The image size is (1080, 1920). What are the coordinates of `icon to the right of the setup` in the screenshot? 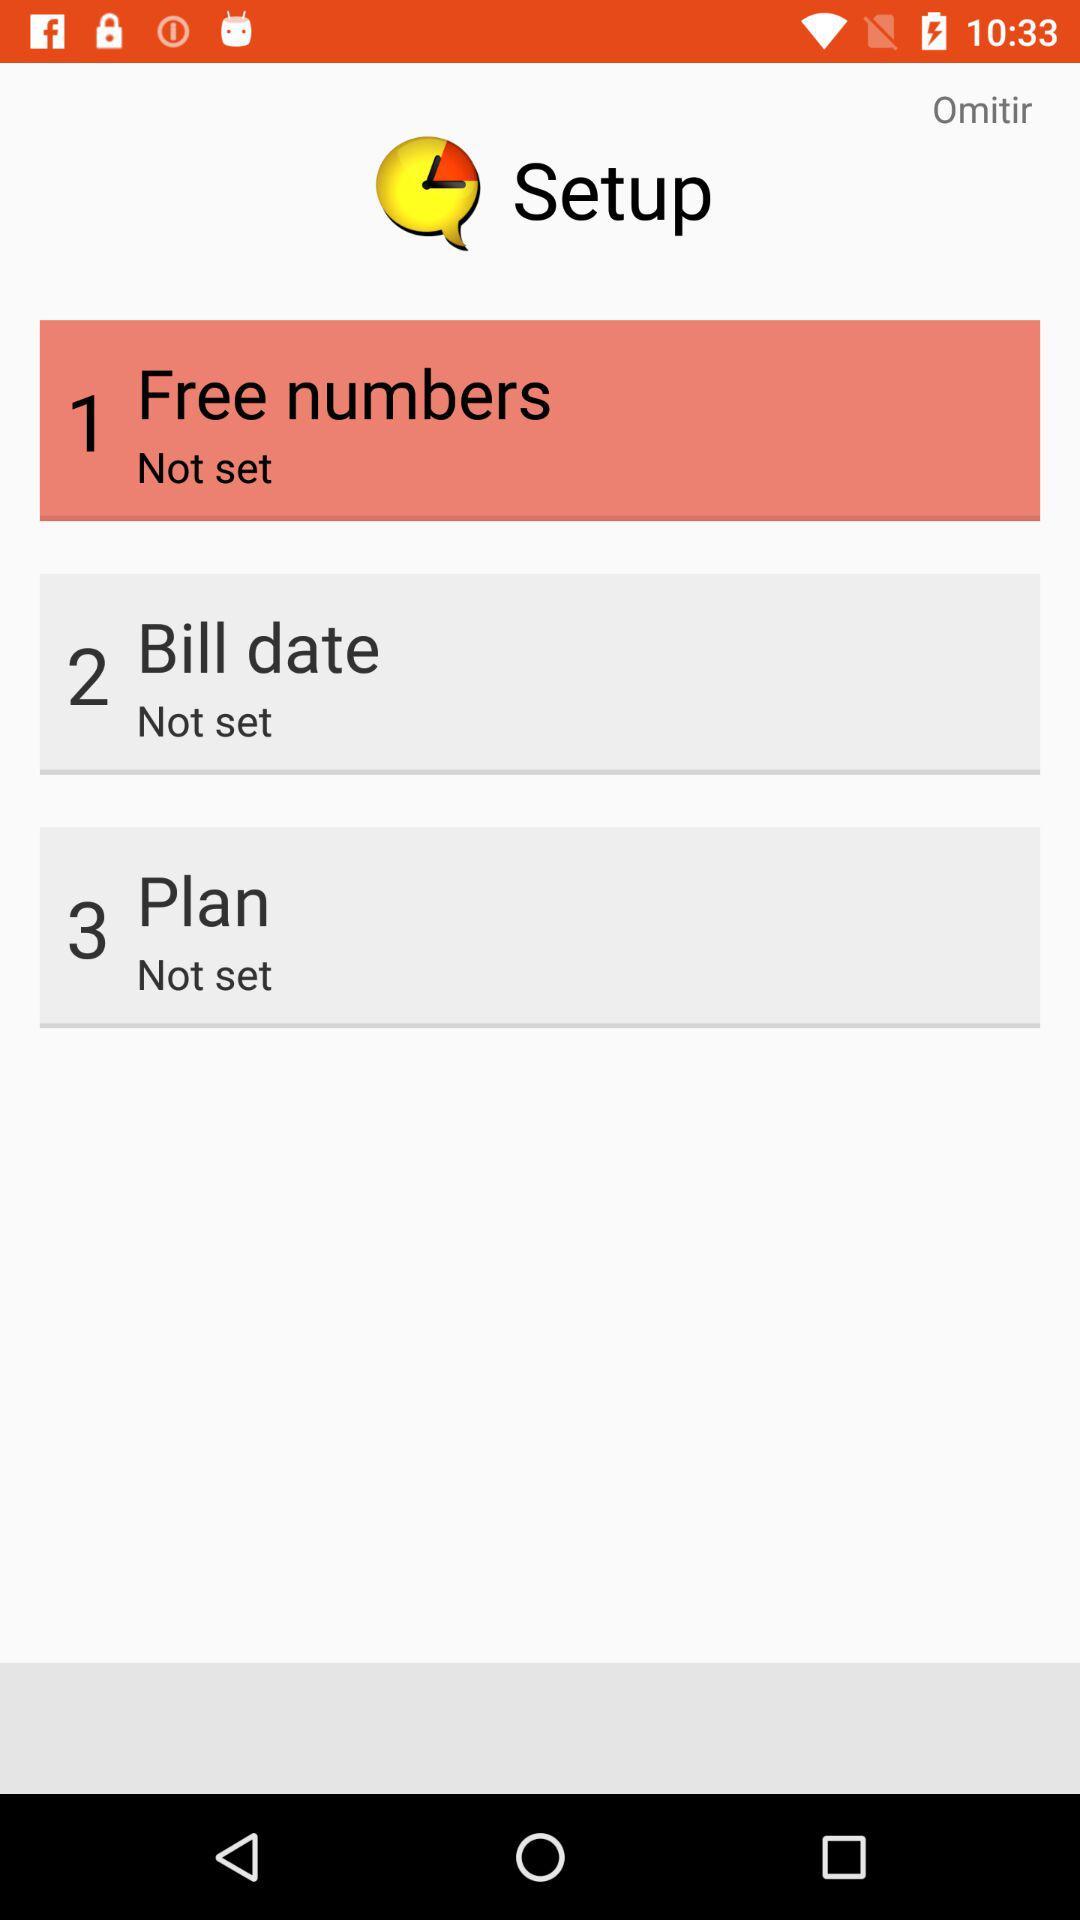 It's located at (981, 107).